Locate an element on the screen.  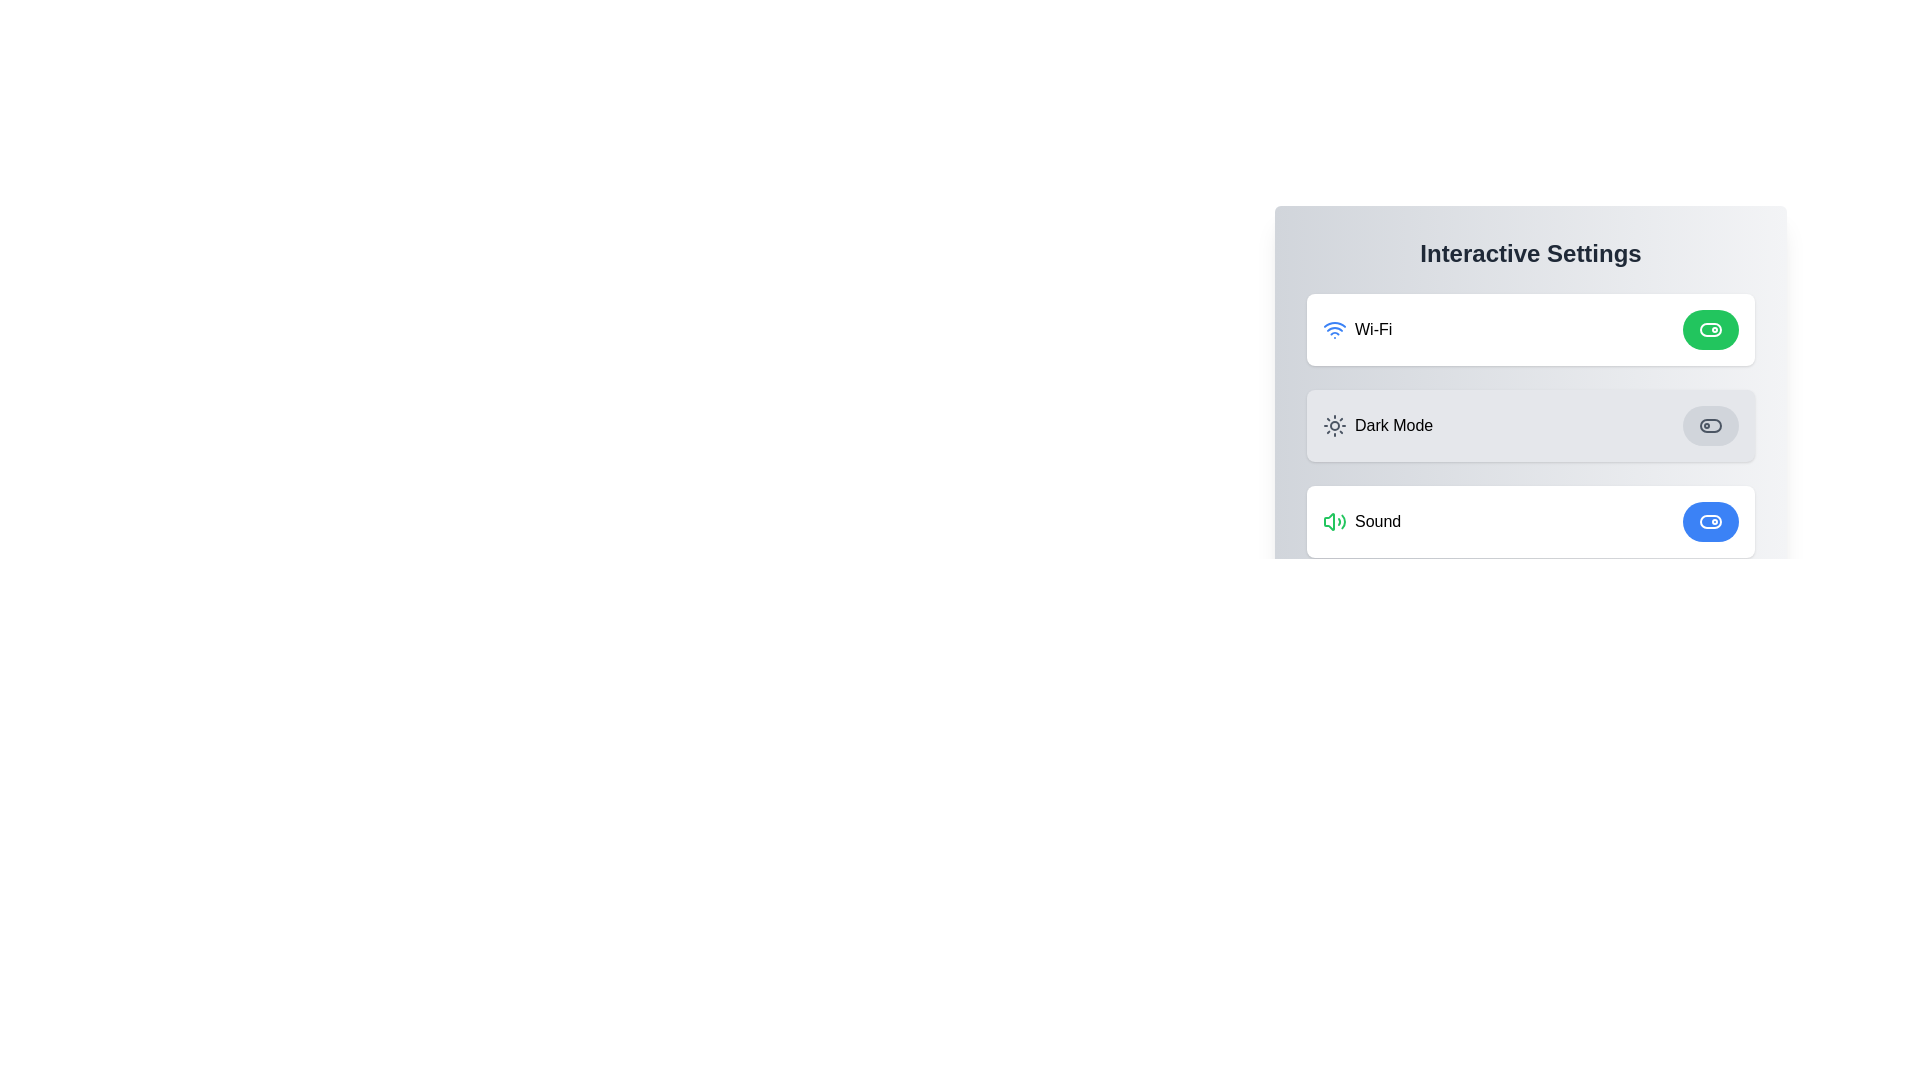
the Dark Mode toggle option in the Interactive Settings menu is located at coordinates (1530, 424).